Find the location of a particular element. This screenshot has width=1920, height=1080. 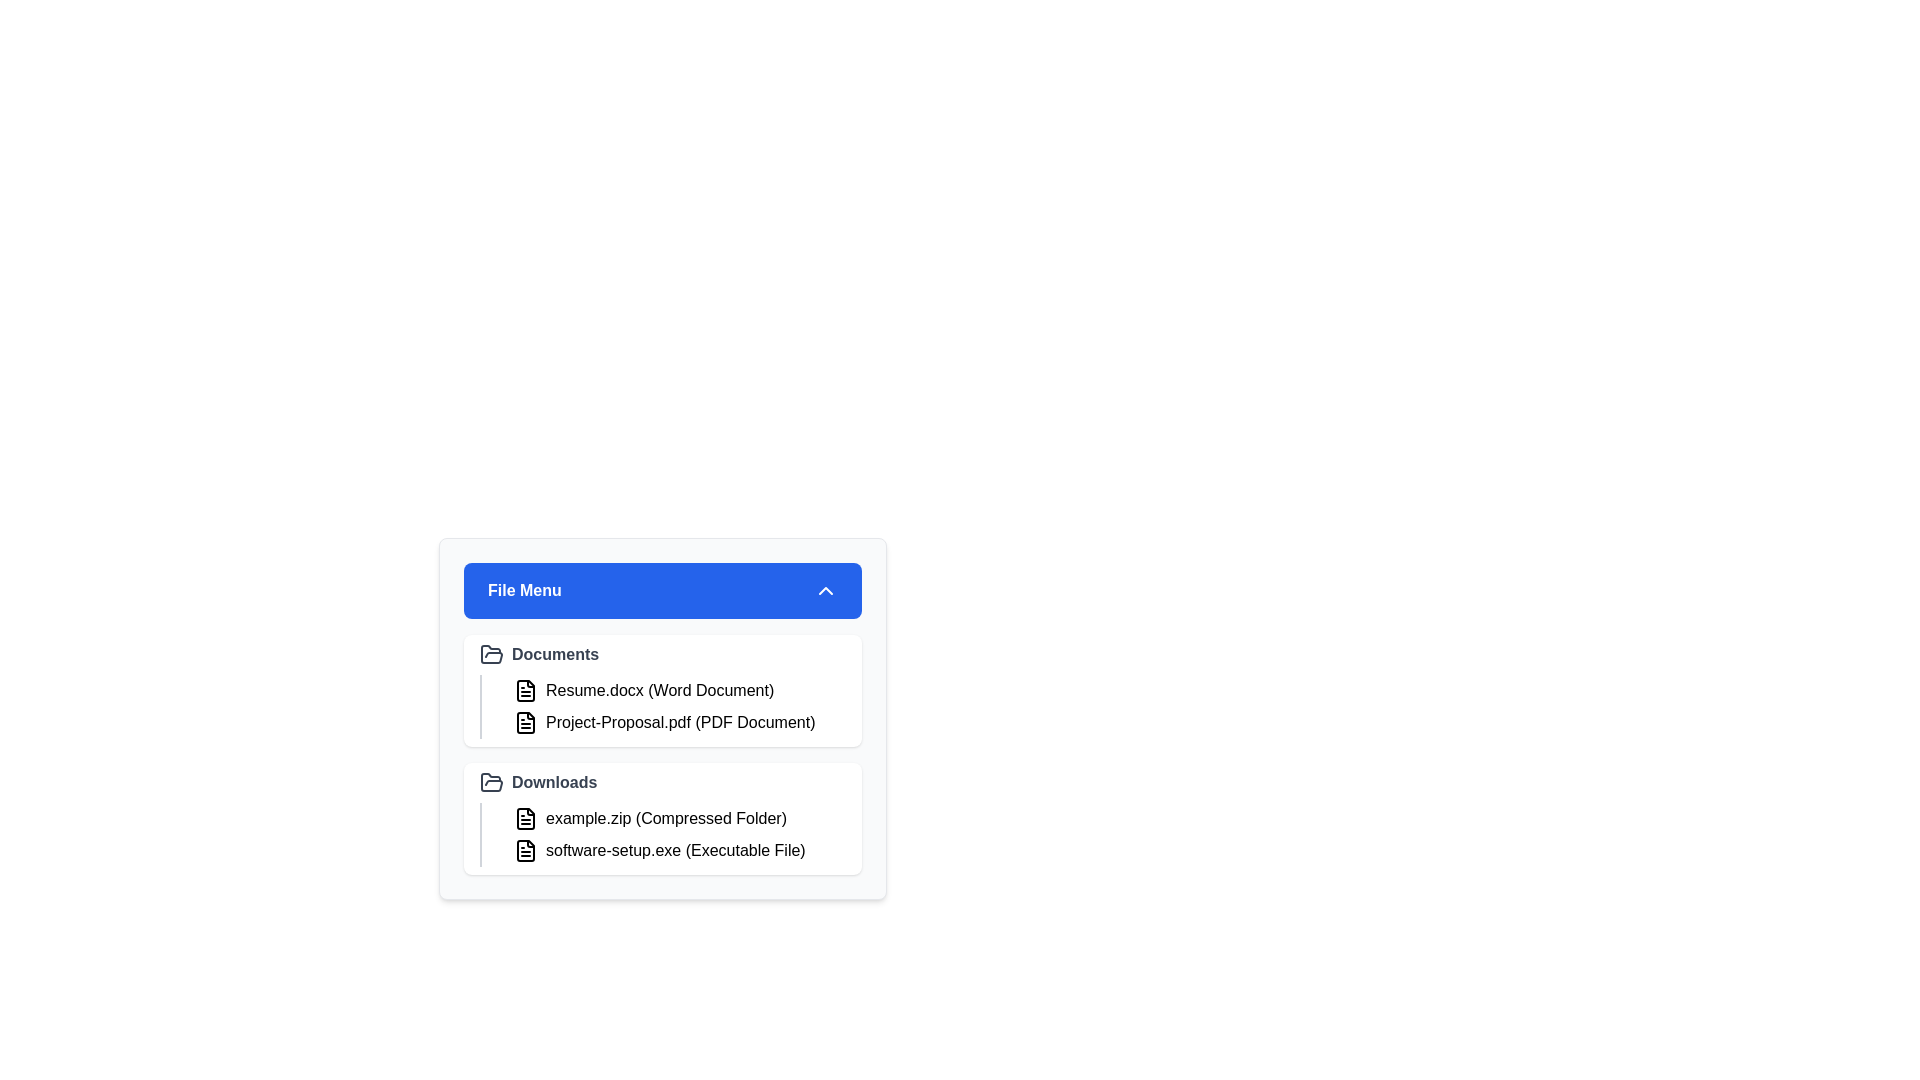

the header button to toggle the visibility of the file menu is located at coordinates (662, 589).